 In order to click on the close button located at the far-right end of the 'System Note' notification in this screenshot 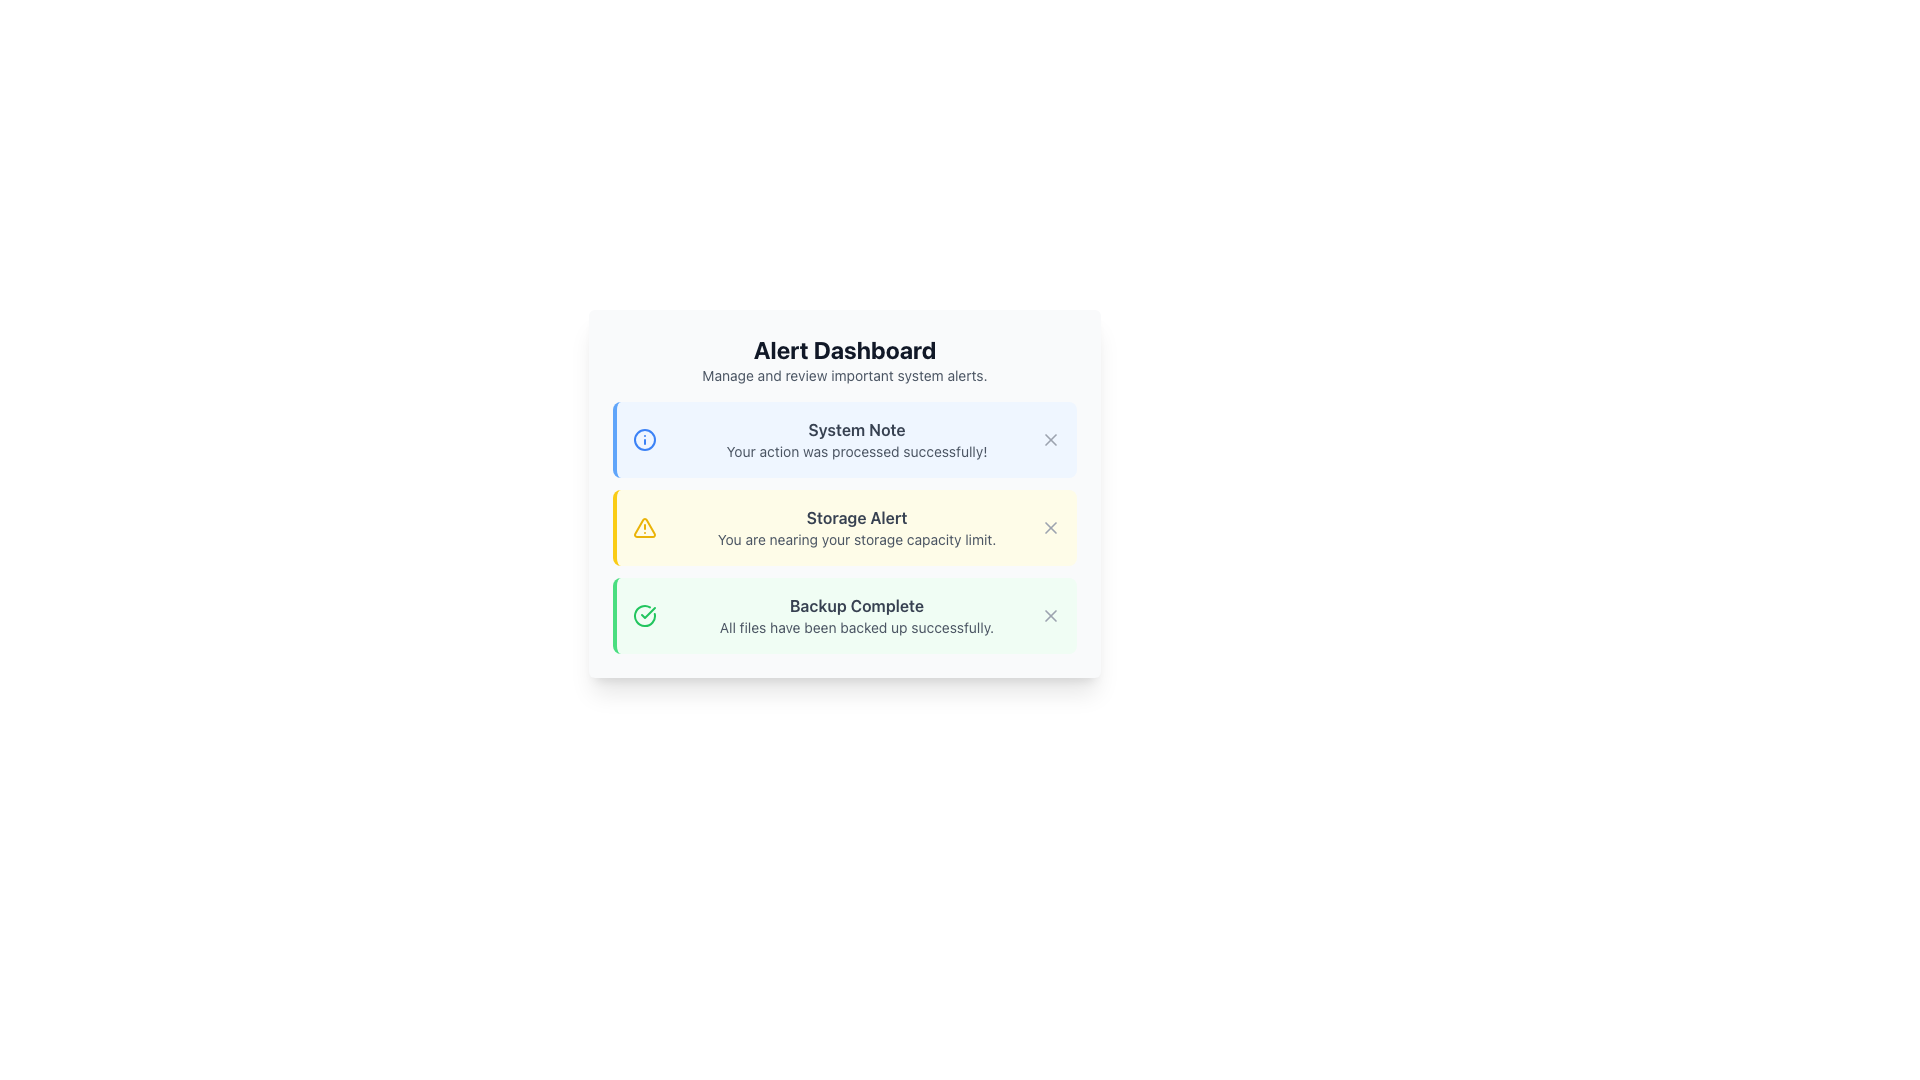, I will do `click(1050, 438)`.